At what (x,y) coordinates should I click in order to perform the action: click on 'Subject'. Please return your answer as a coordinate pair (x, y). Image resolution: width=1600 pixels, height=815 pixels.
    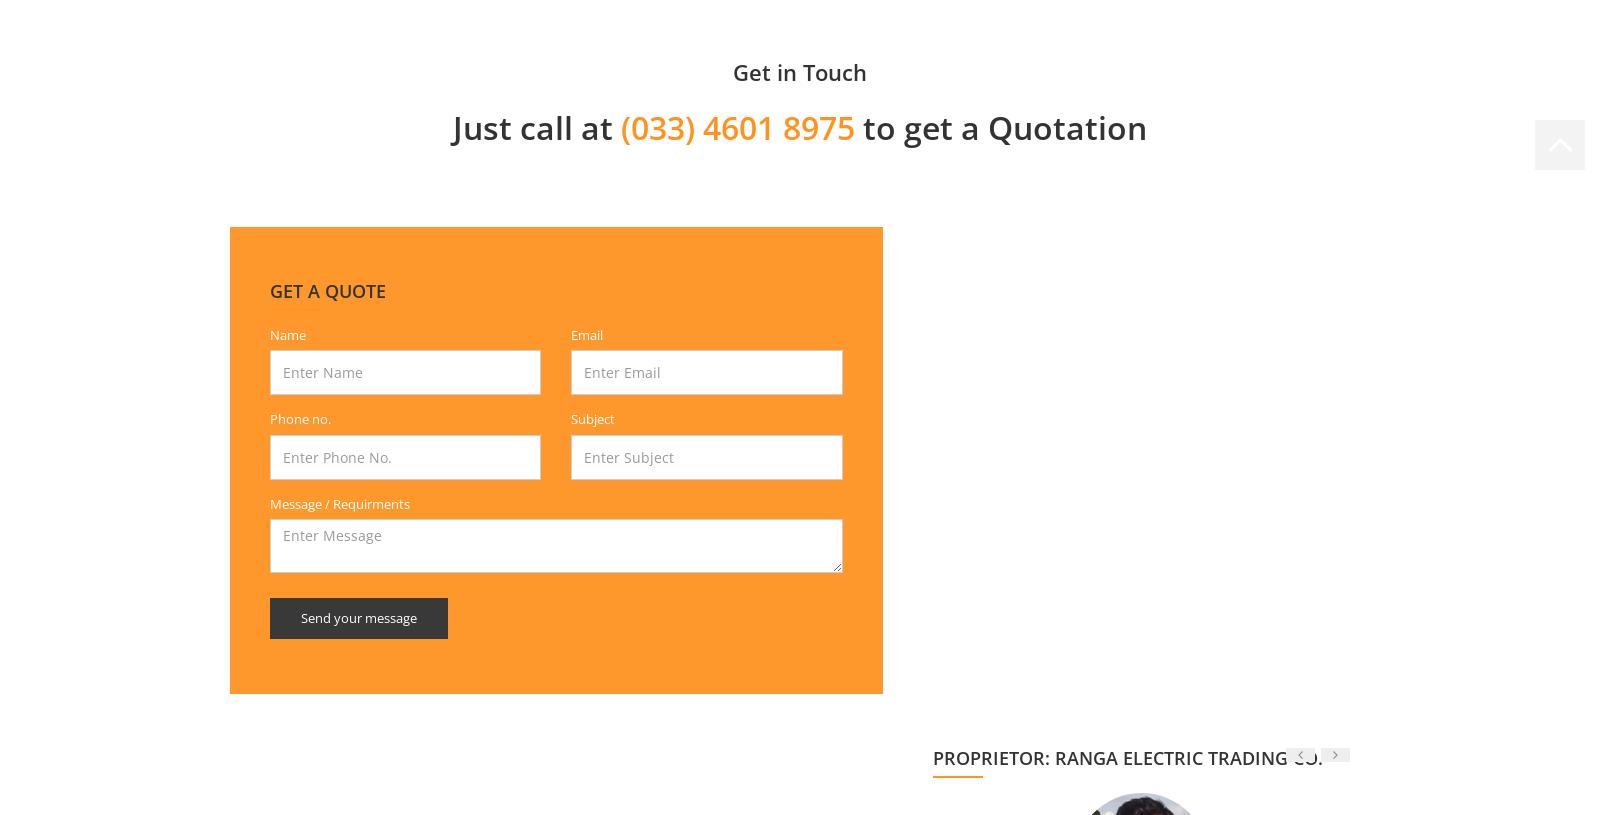
    Looking at the image, I should click on (591, 418).